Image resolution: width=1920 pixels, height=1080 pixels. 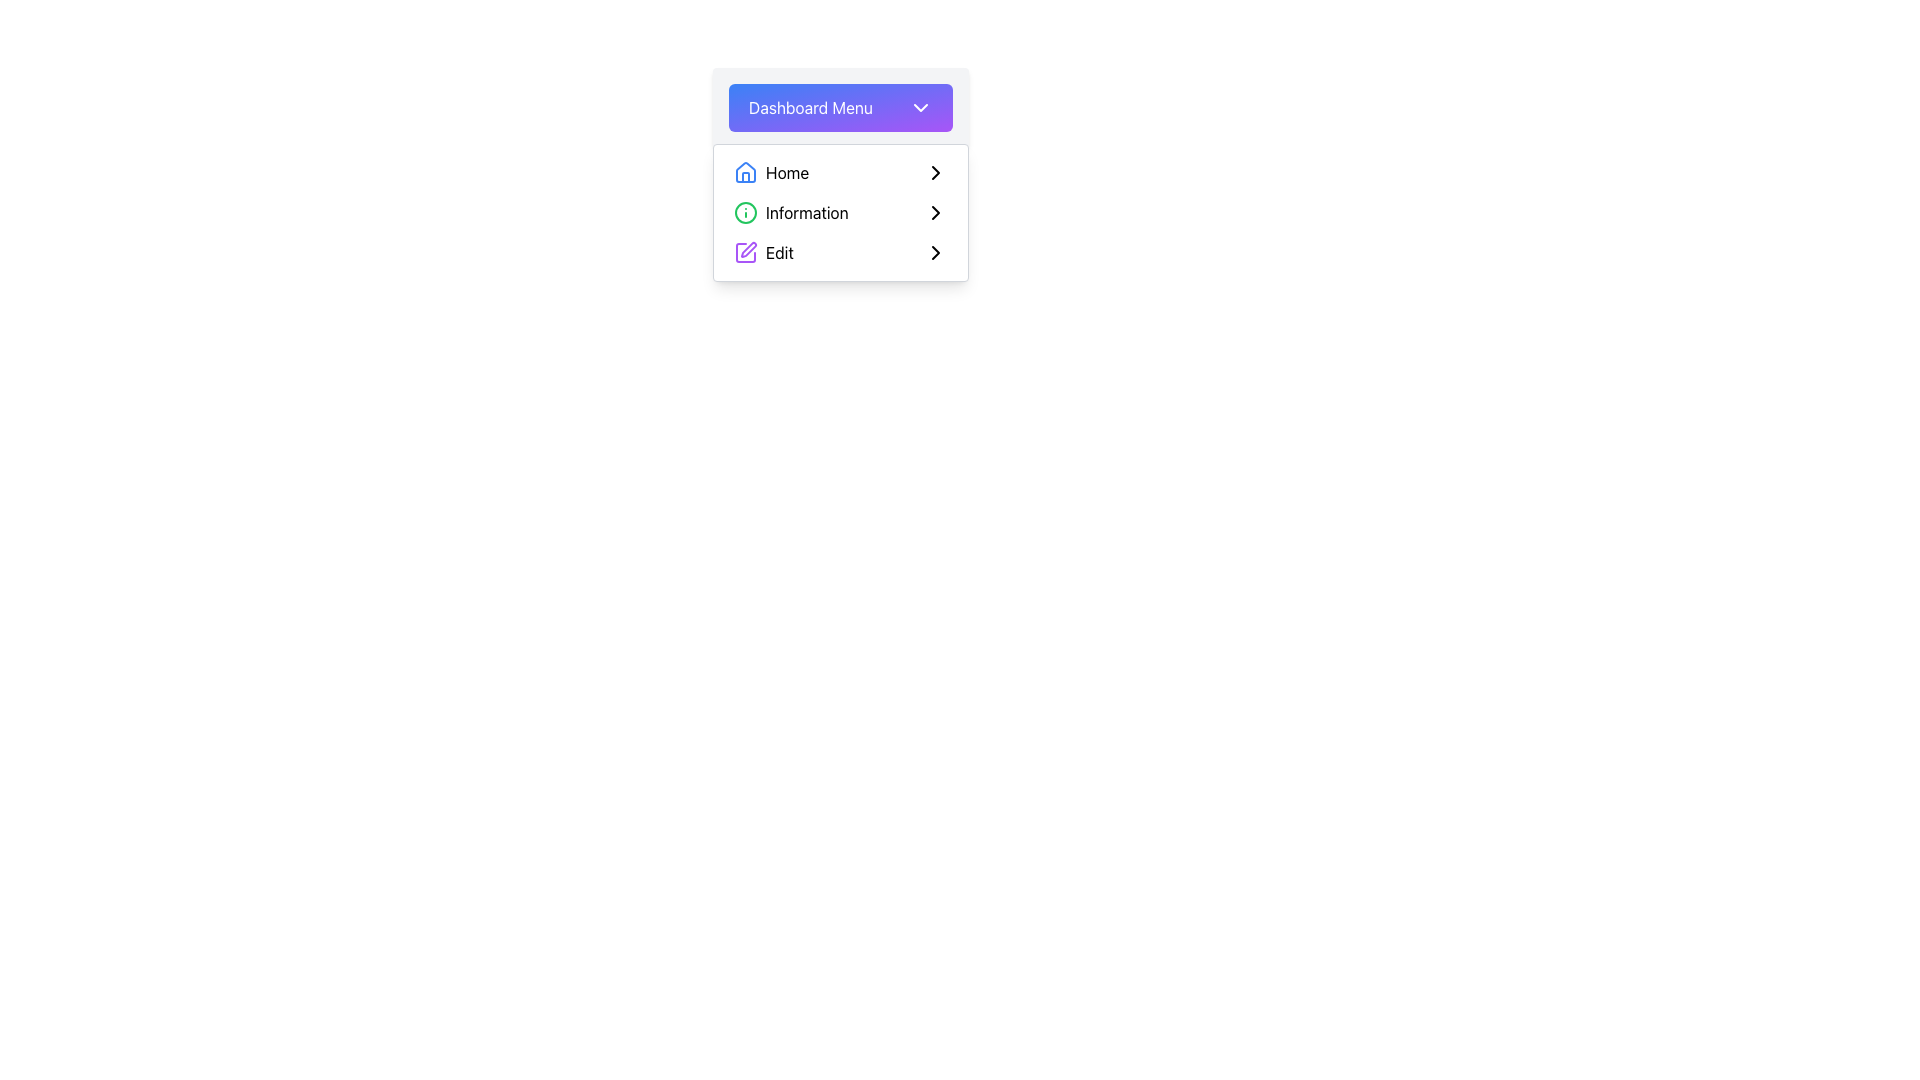 What do you see at coordinates (840, 252) in the screenshot?
I see `the 'Edit' menu item located at the bottom of the dropdown menu` at bounding box center [840, 252].